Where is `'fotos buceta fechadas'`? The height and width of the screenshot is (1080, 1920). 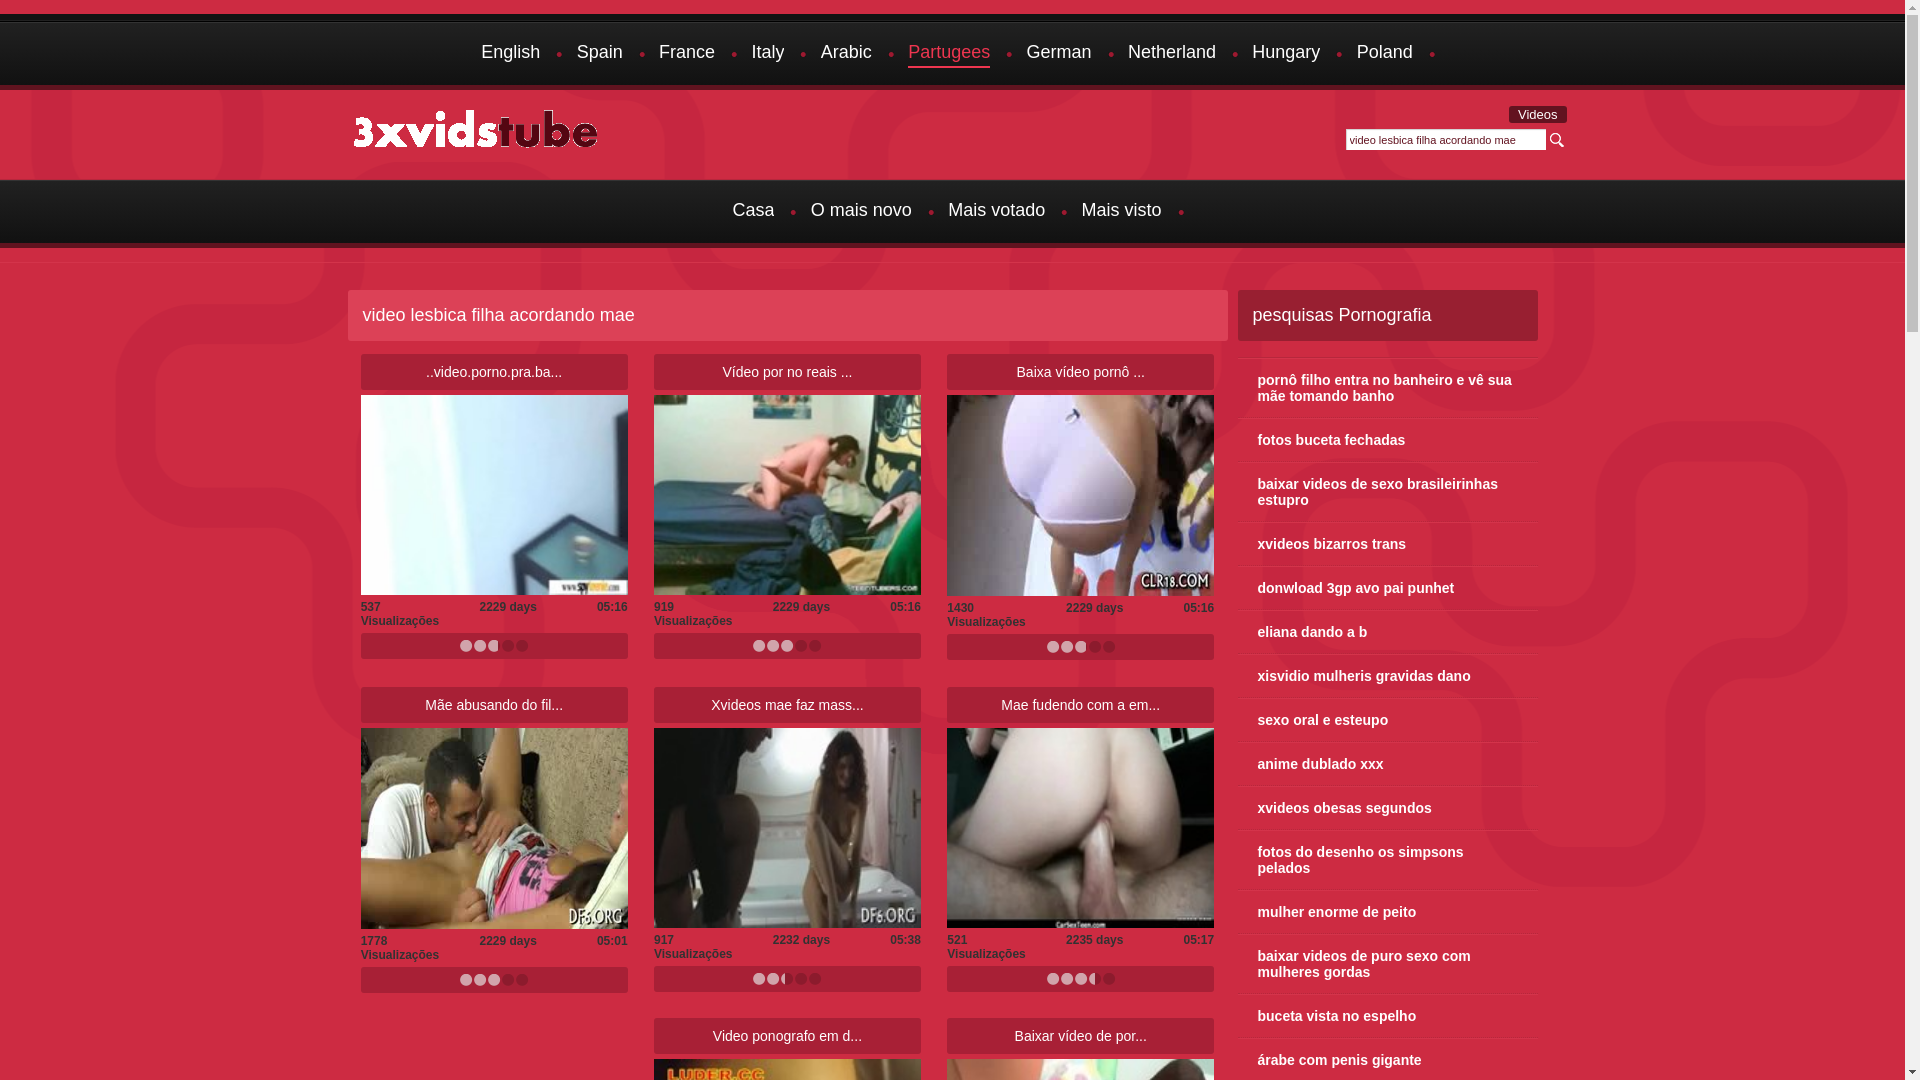
'fotos buceta fechadas' is located at coordinates (1386, 438).